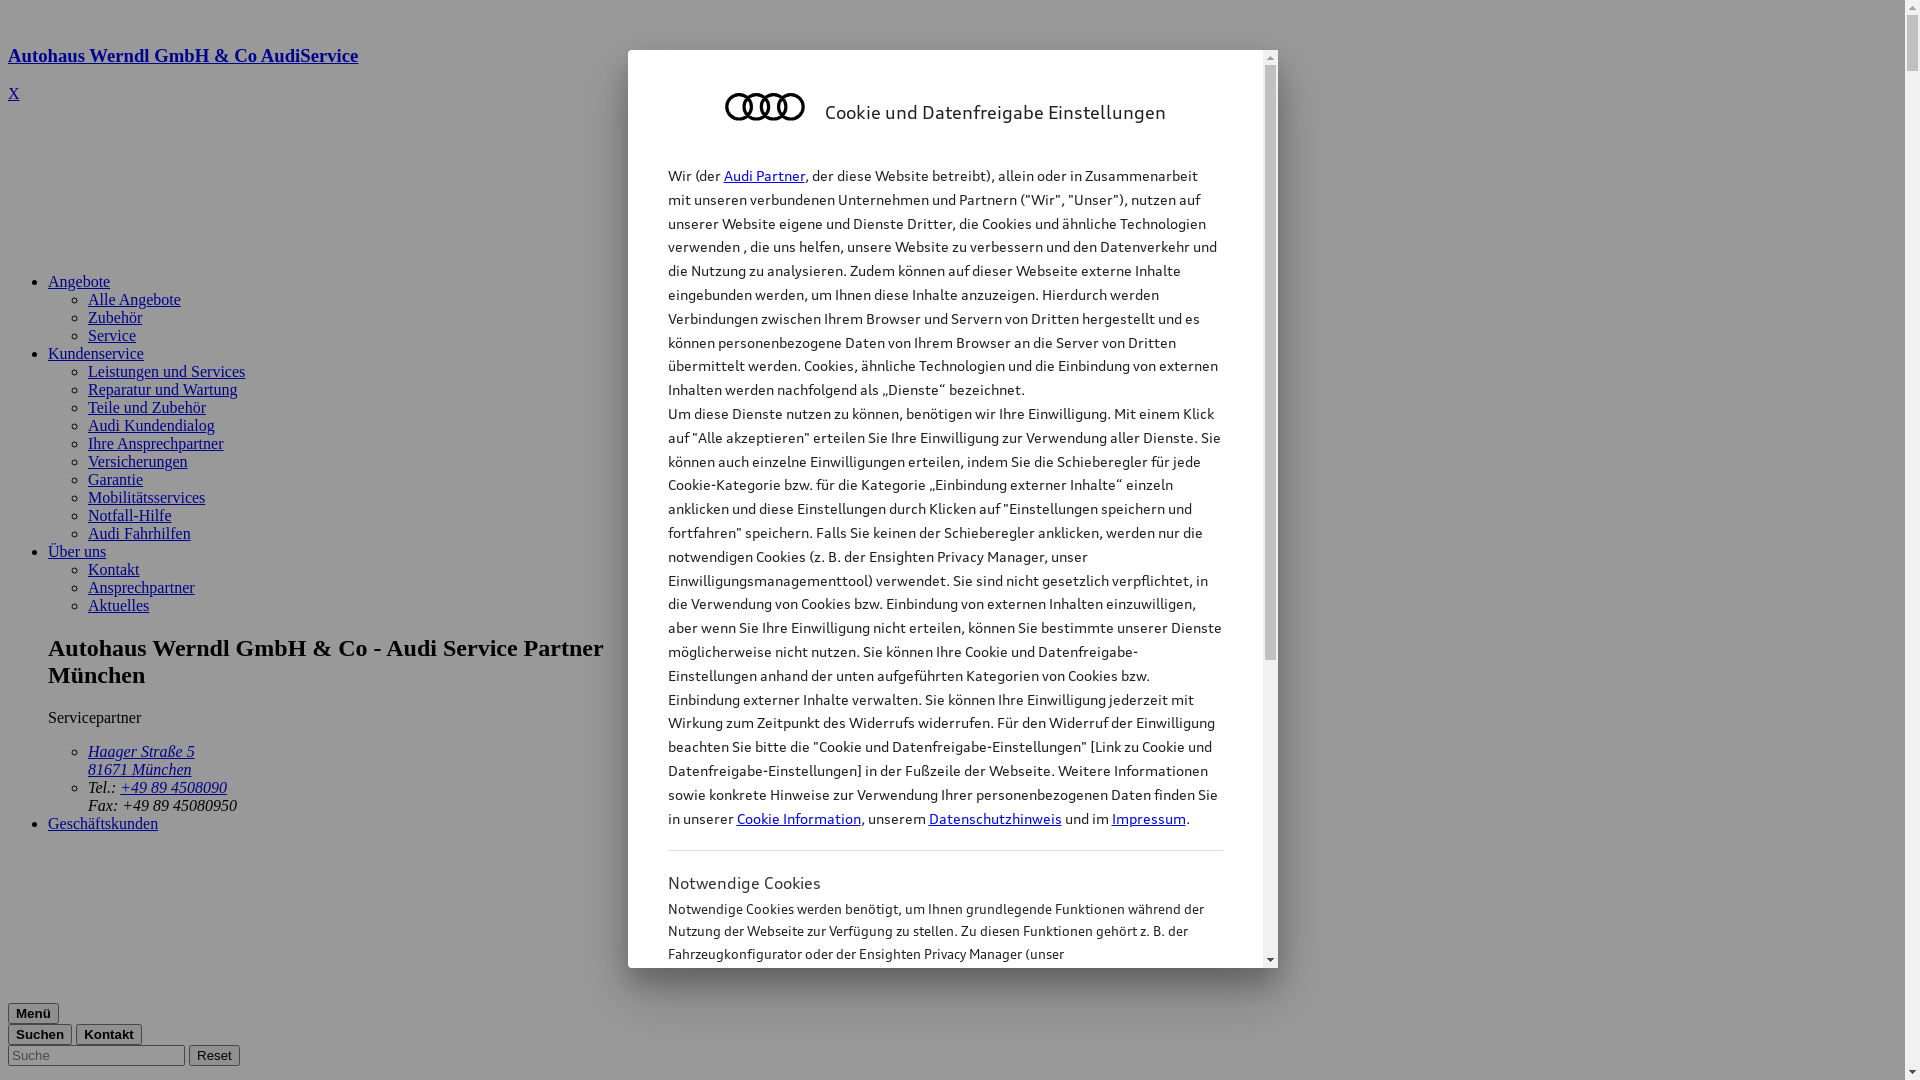 Image resolution: width=1920 pixels, height=1080 pixels. Describe the element at coordinates (14, 93) in the screenshot. I see `'X'` at that location.